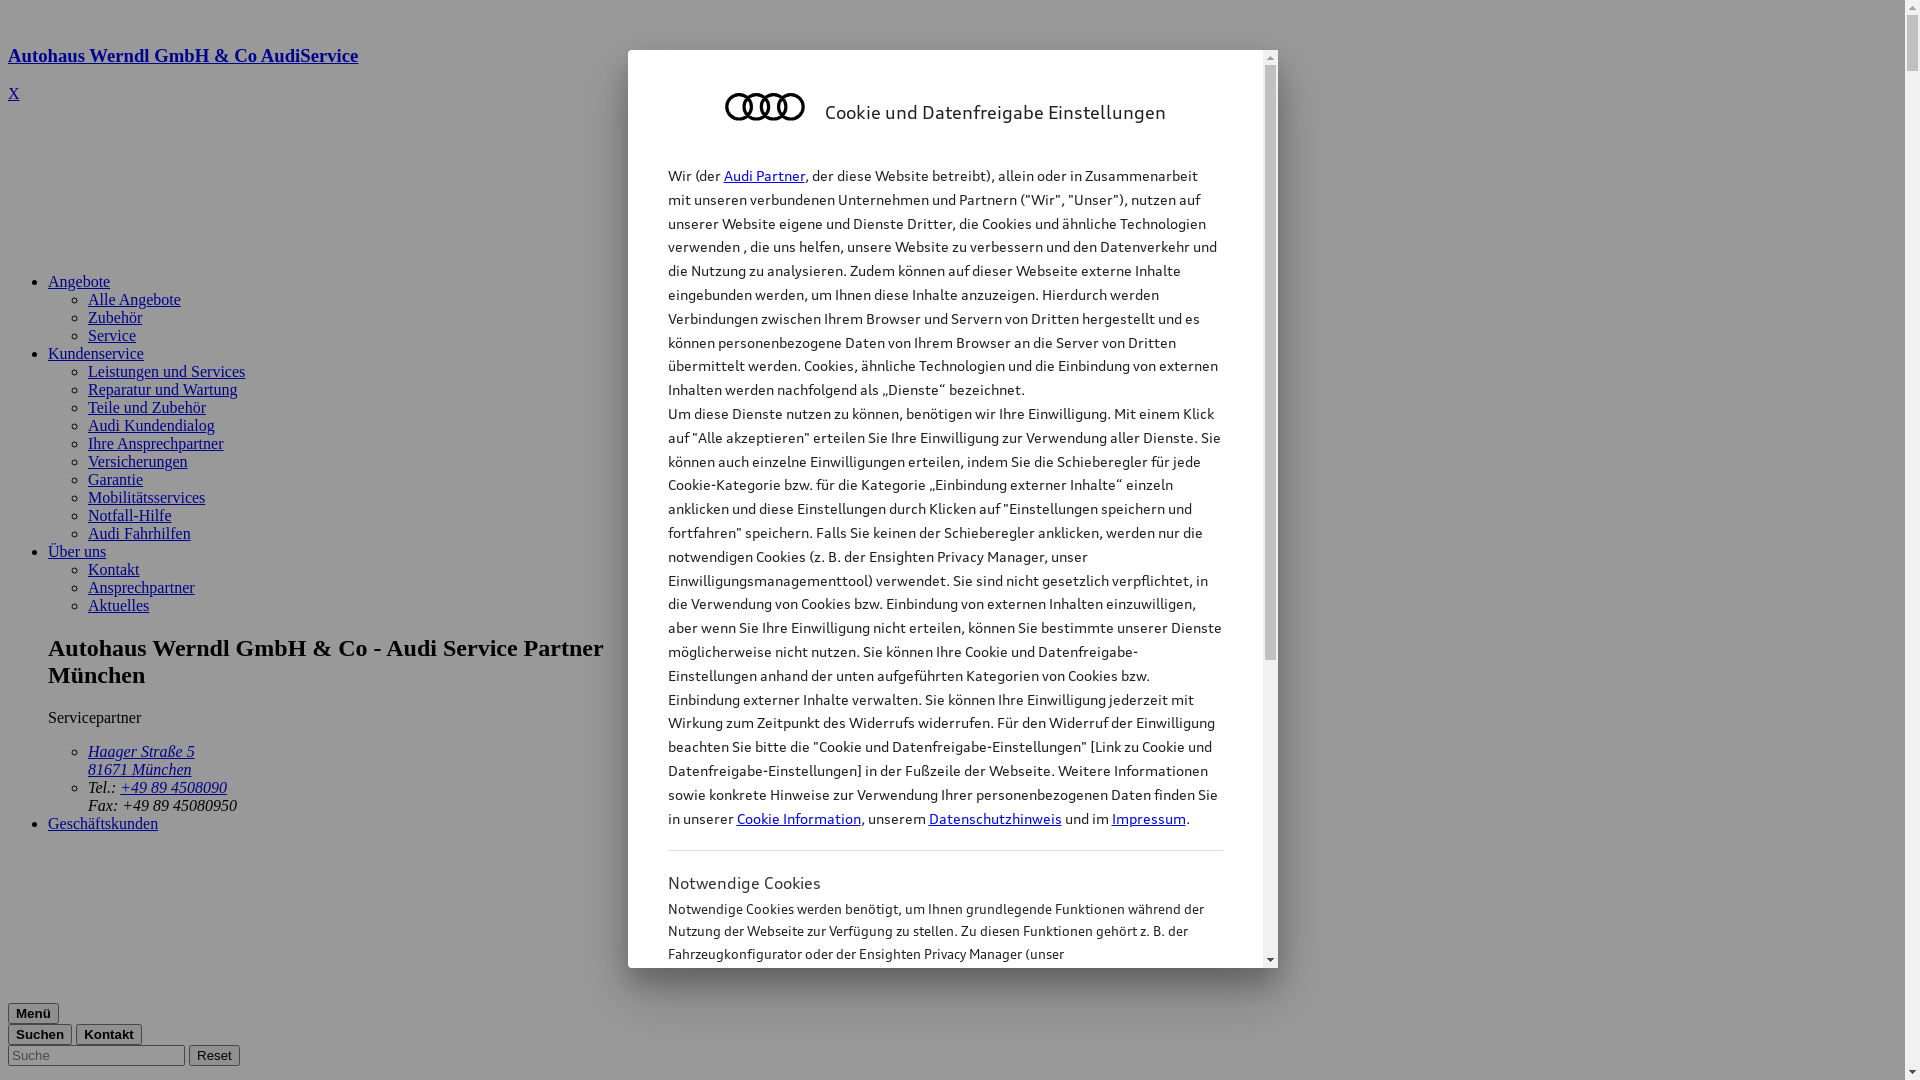 Image resolution: width=1920 pixels, height=1080 pixels. Describe the element at coordinates (14, 93) in the screenshot. I see `'X'` at that location.